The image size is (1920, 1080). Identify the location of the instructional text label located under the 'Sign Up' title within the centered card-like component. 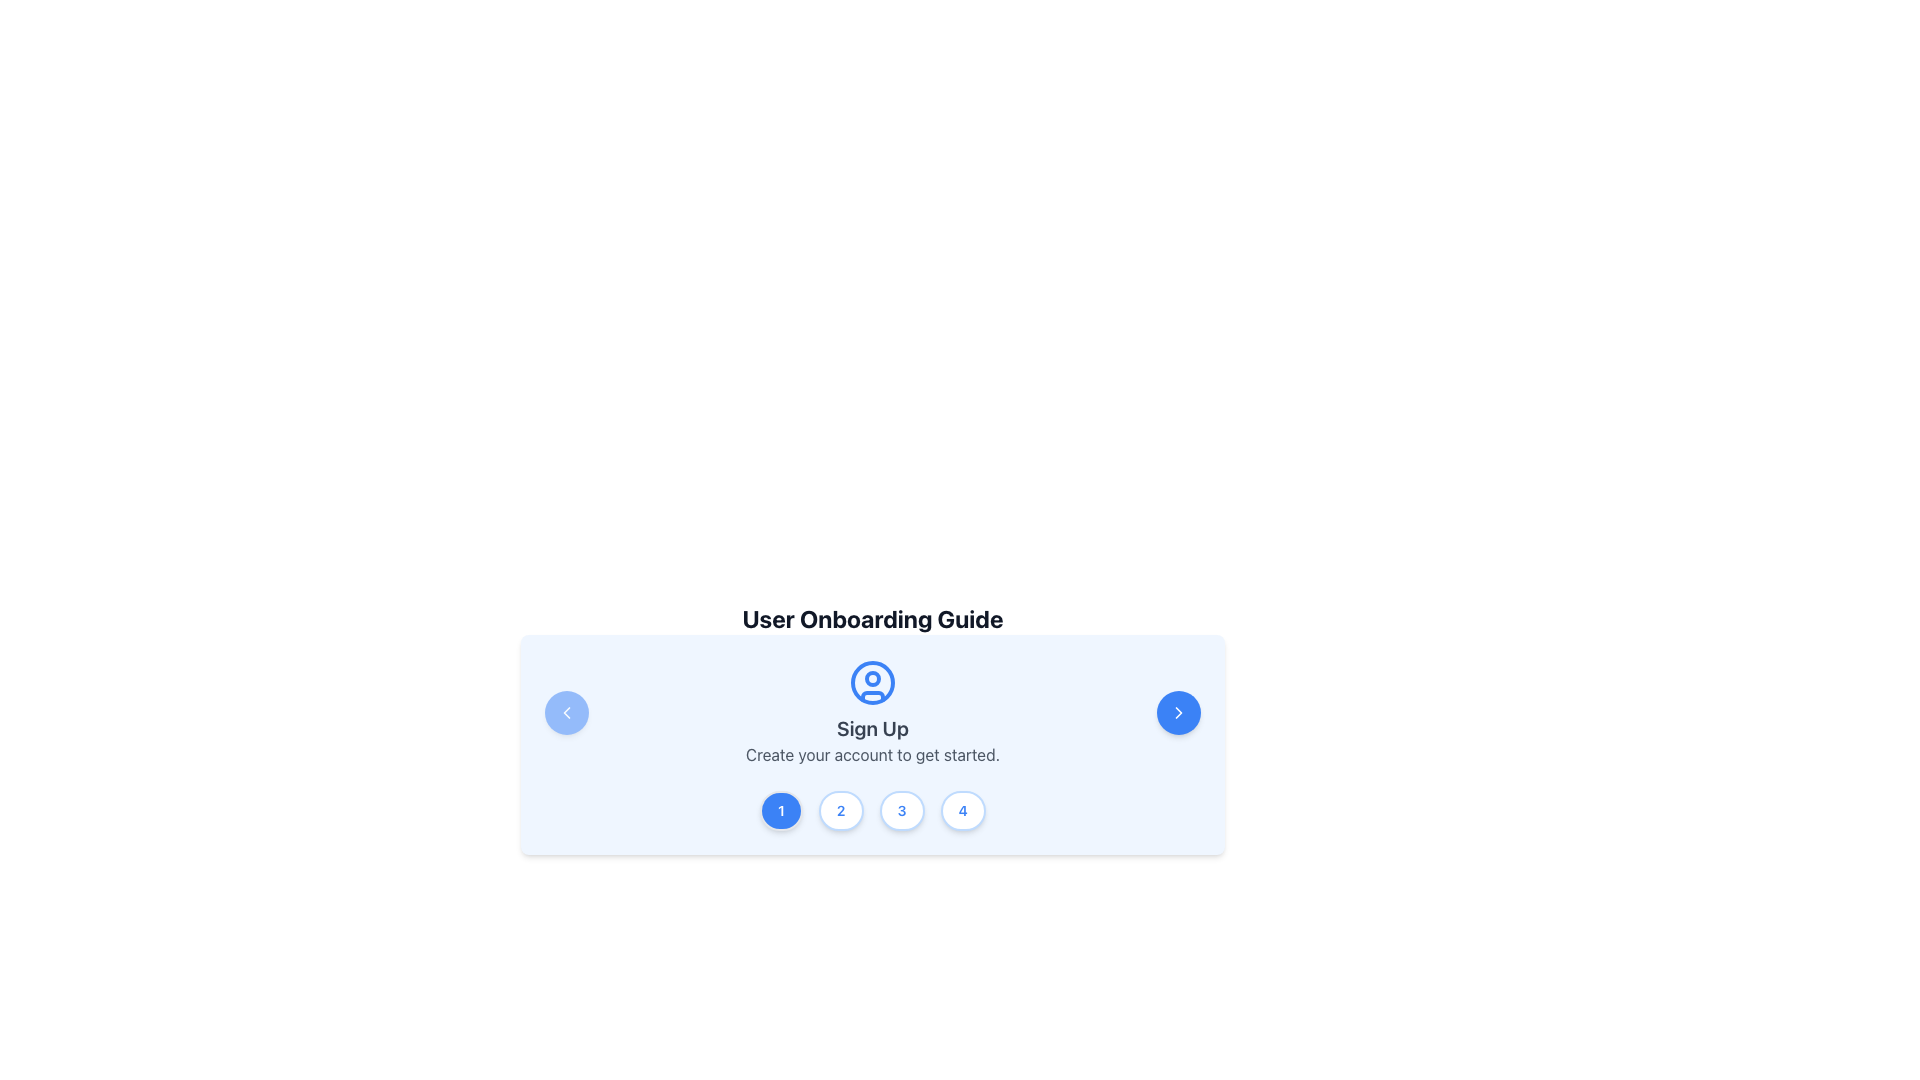
(873, 755).